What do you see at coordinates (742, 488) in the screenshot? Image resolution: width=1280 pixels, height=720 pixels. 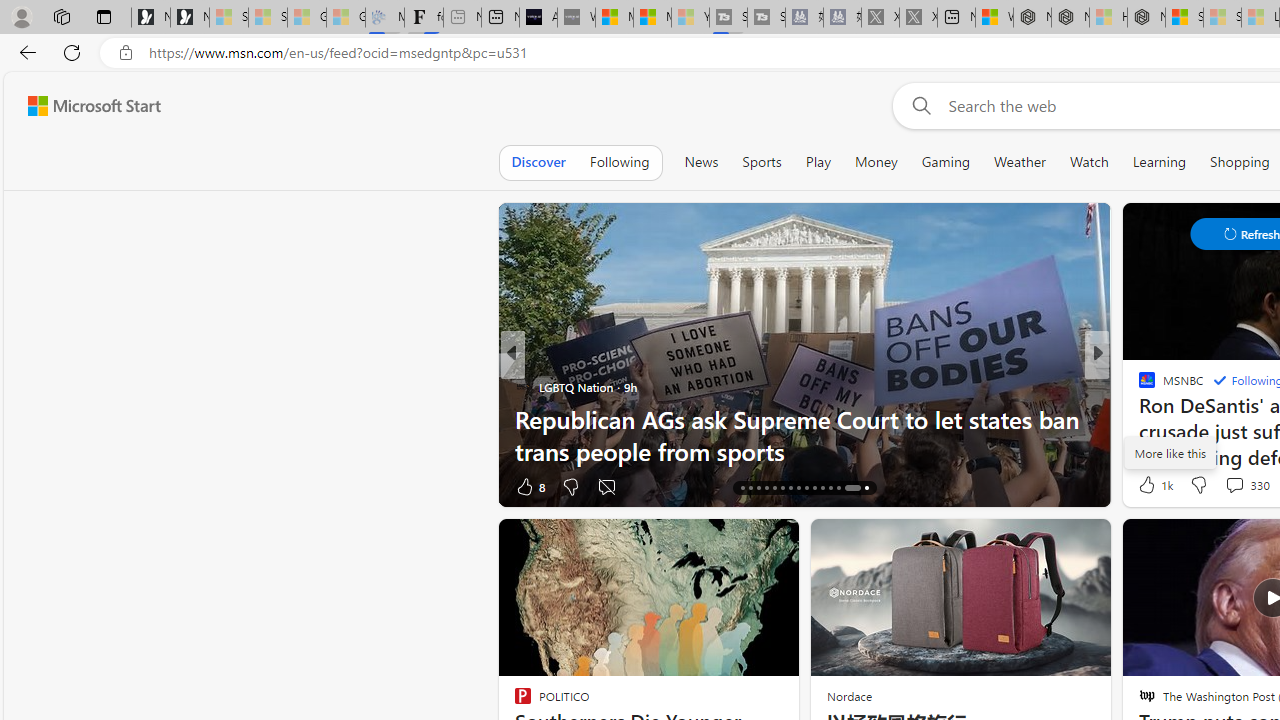 I see `'AutomationID: tab-16'` at bounding box center [742, 488].